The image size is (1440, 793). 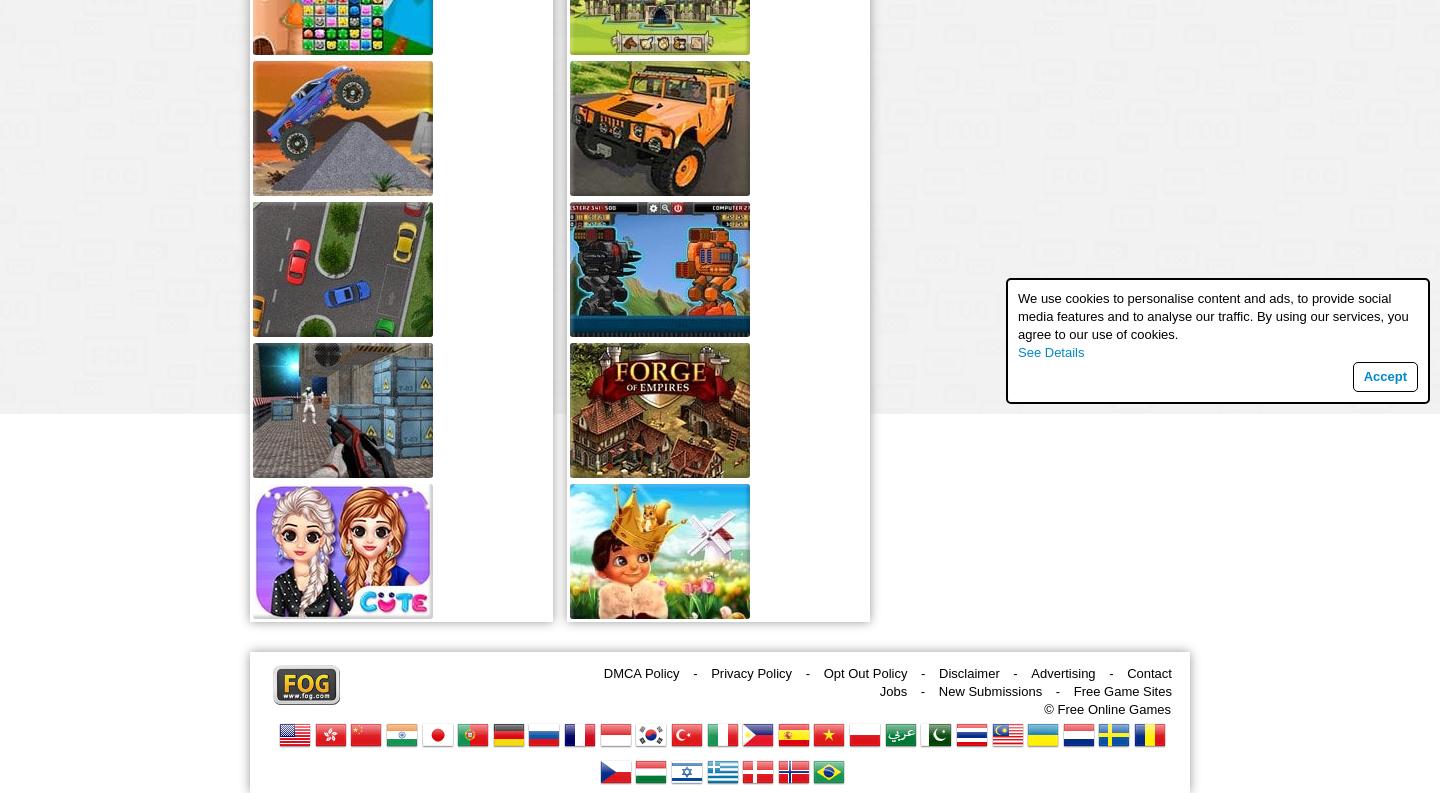 I want to click on 'Accept', so click(x=1384, y=375).